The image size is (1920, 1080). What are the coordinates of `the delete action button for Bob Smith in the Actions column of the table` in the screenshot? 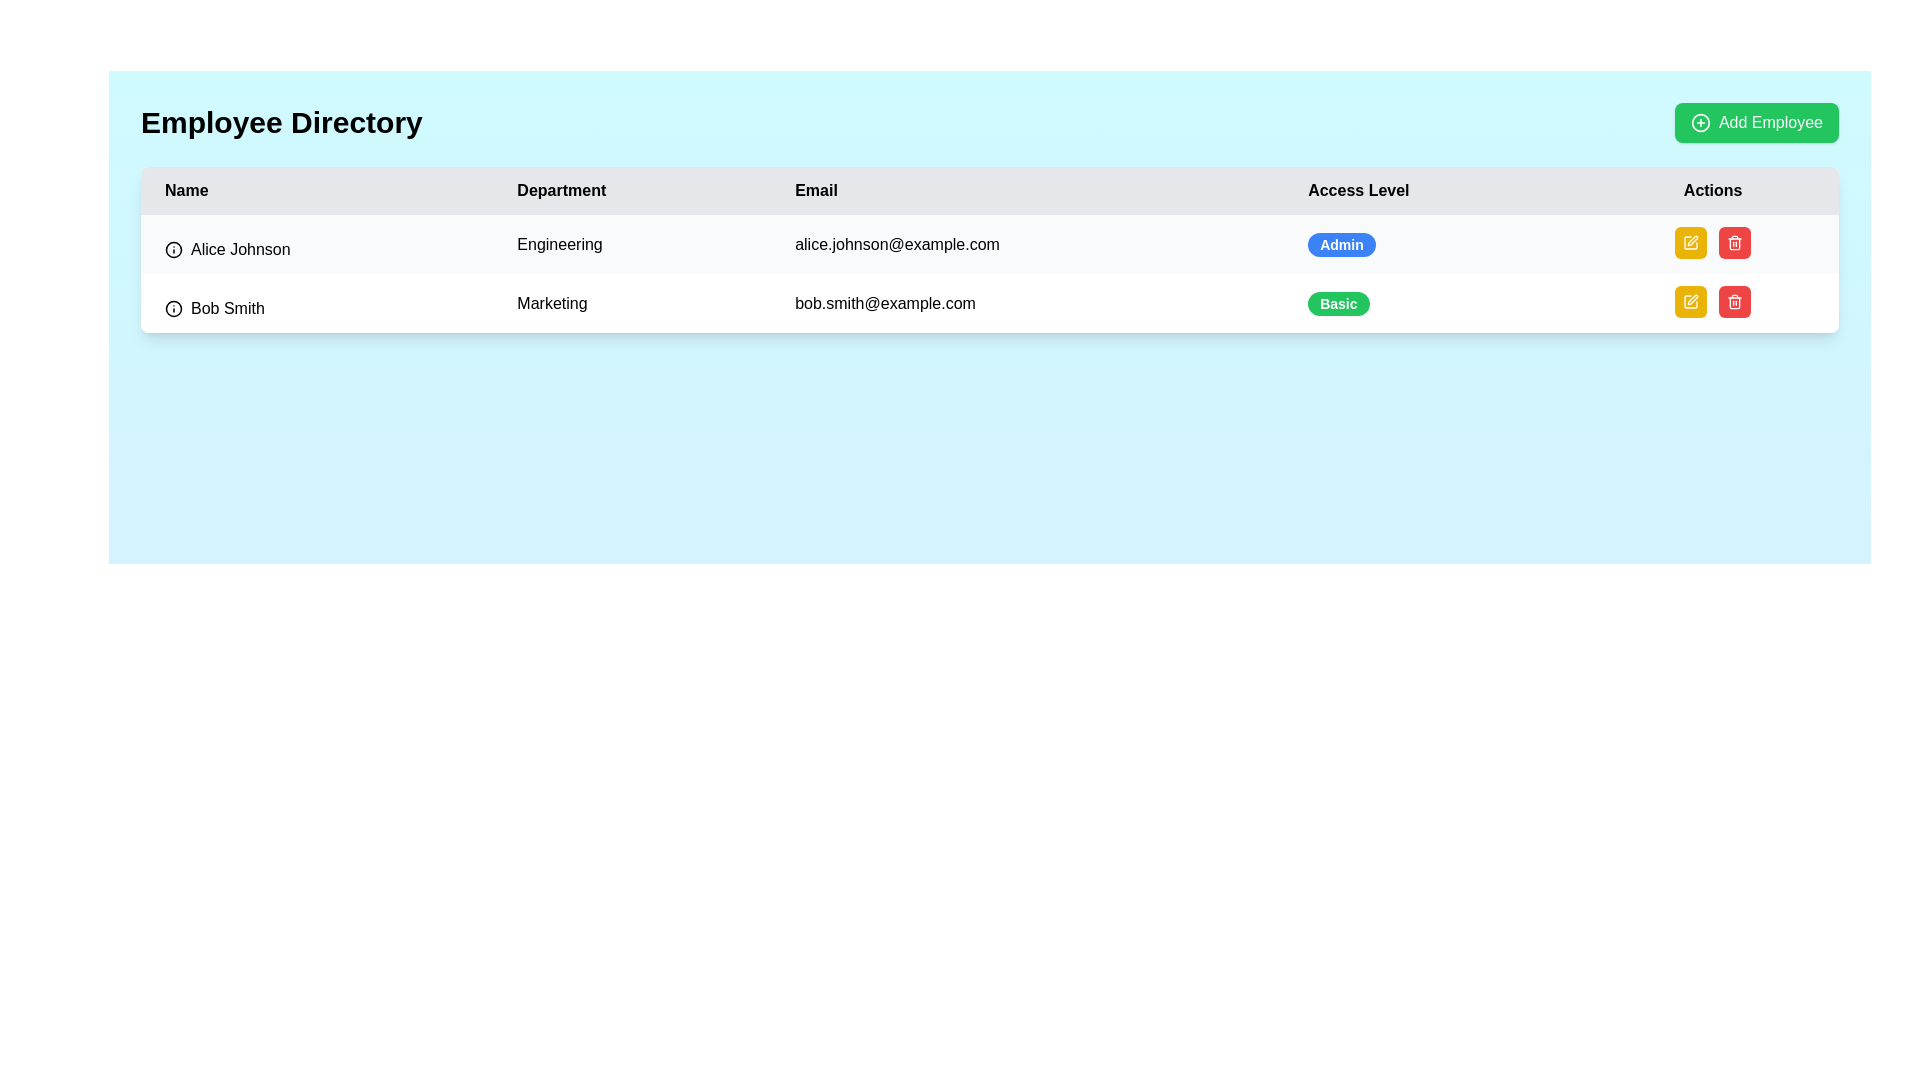 It's located at (1734, 242).